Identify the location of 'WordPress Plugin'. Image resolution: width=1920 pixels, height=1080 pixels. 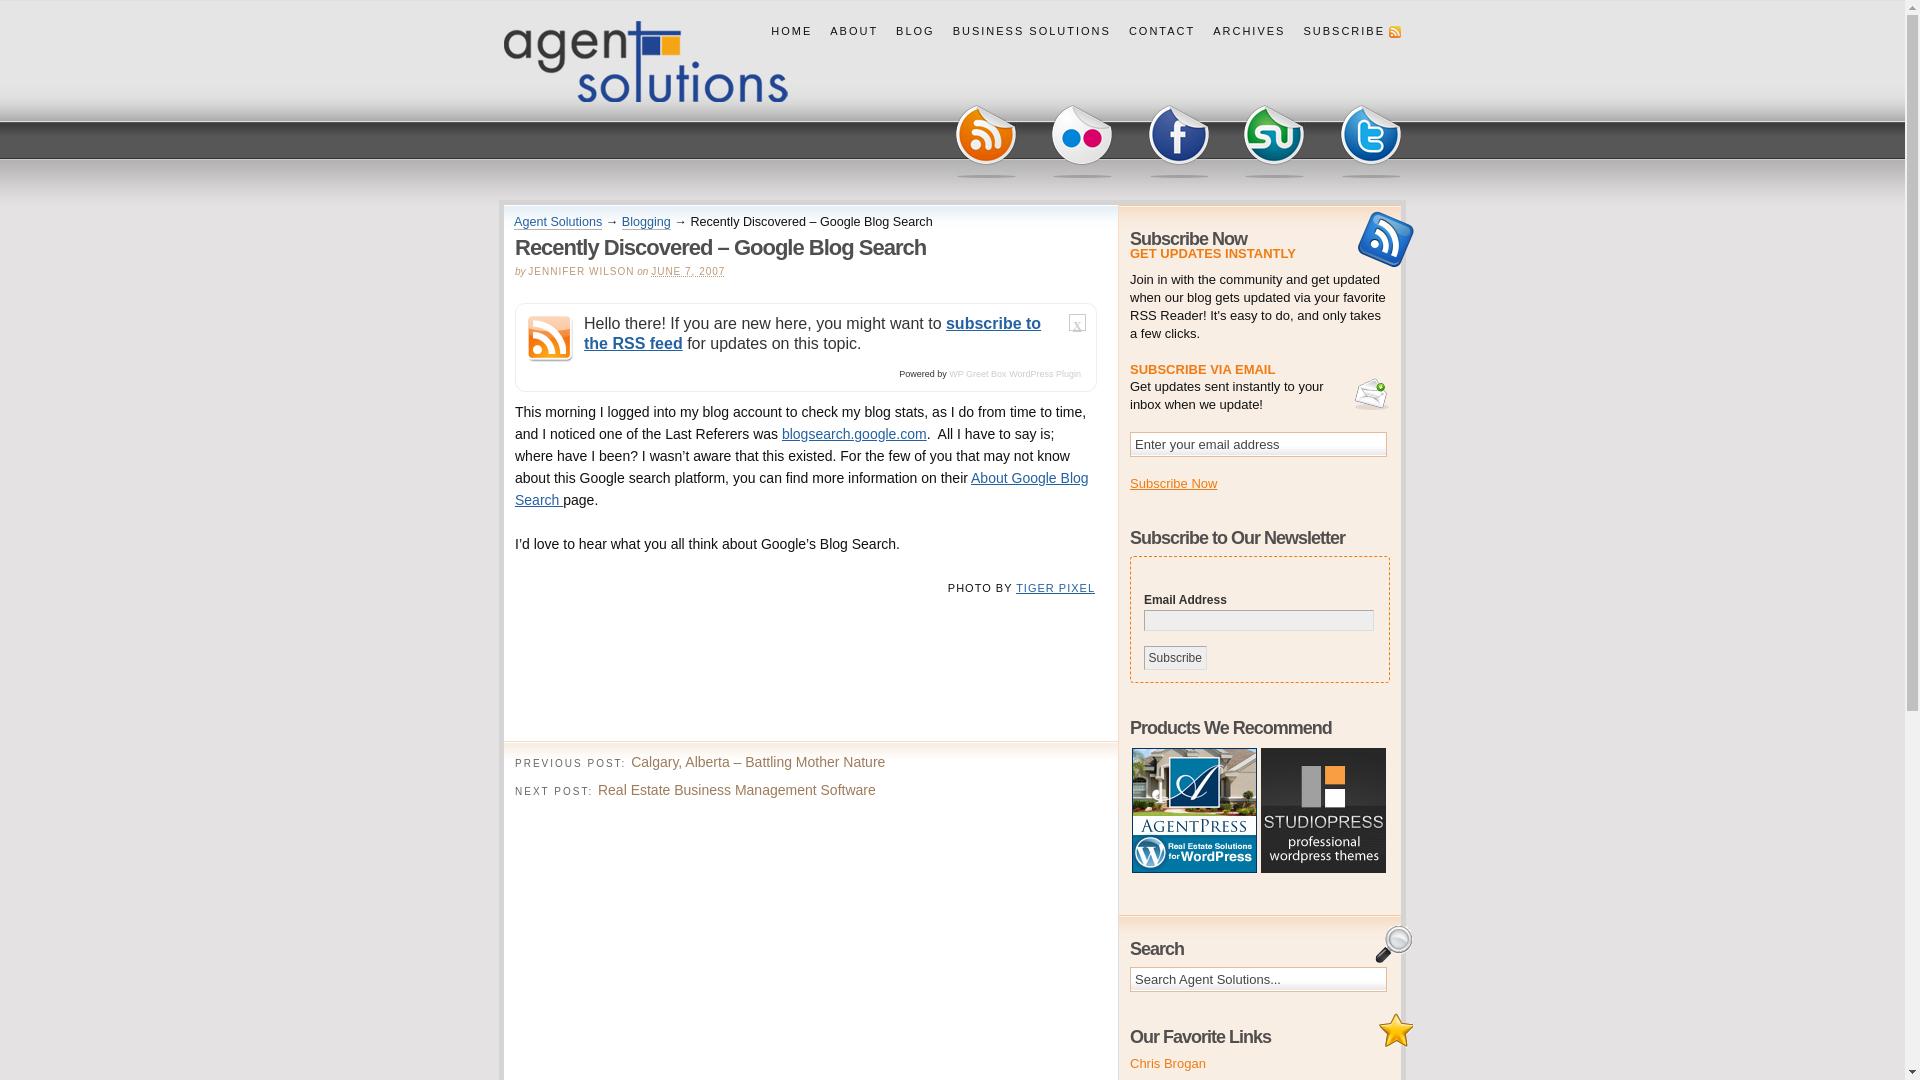
(1044, 374).